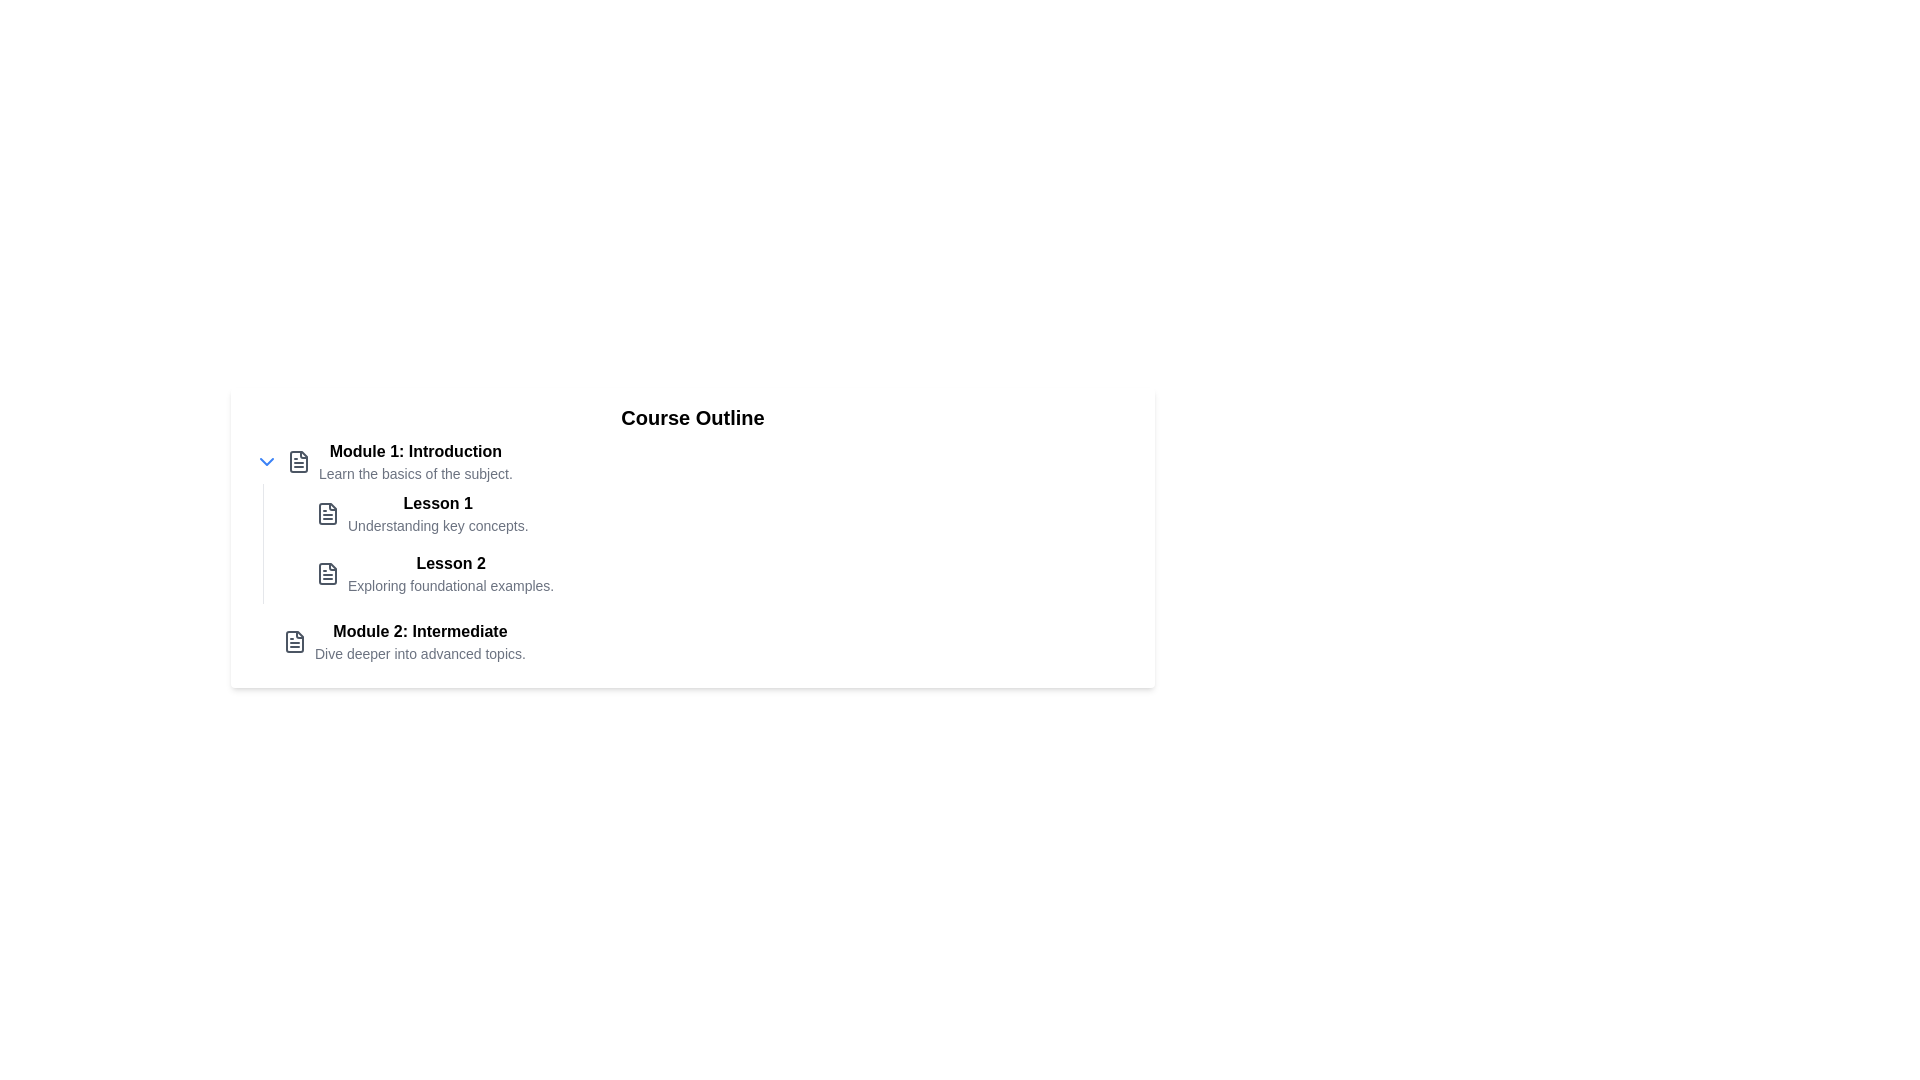  I want to click on text displayed in the first module of the course outline, which includes the title and description of the module, so click(414, 462).